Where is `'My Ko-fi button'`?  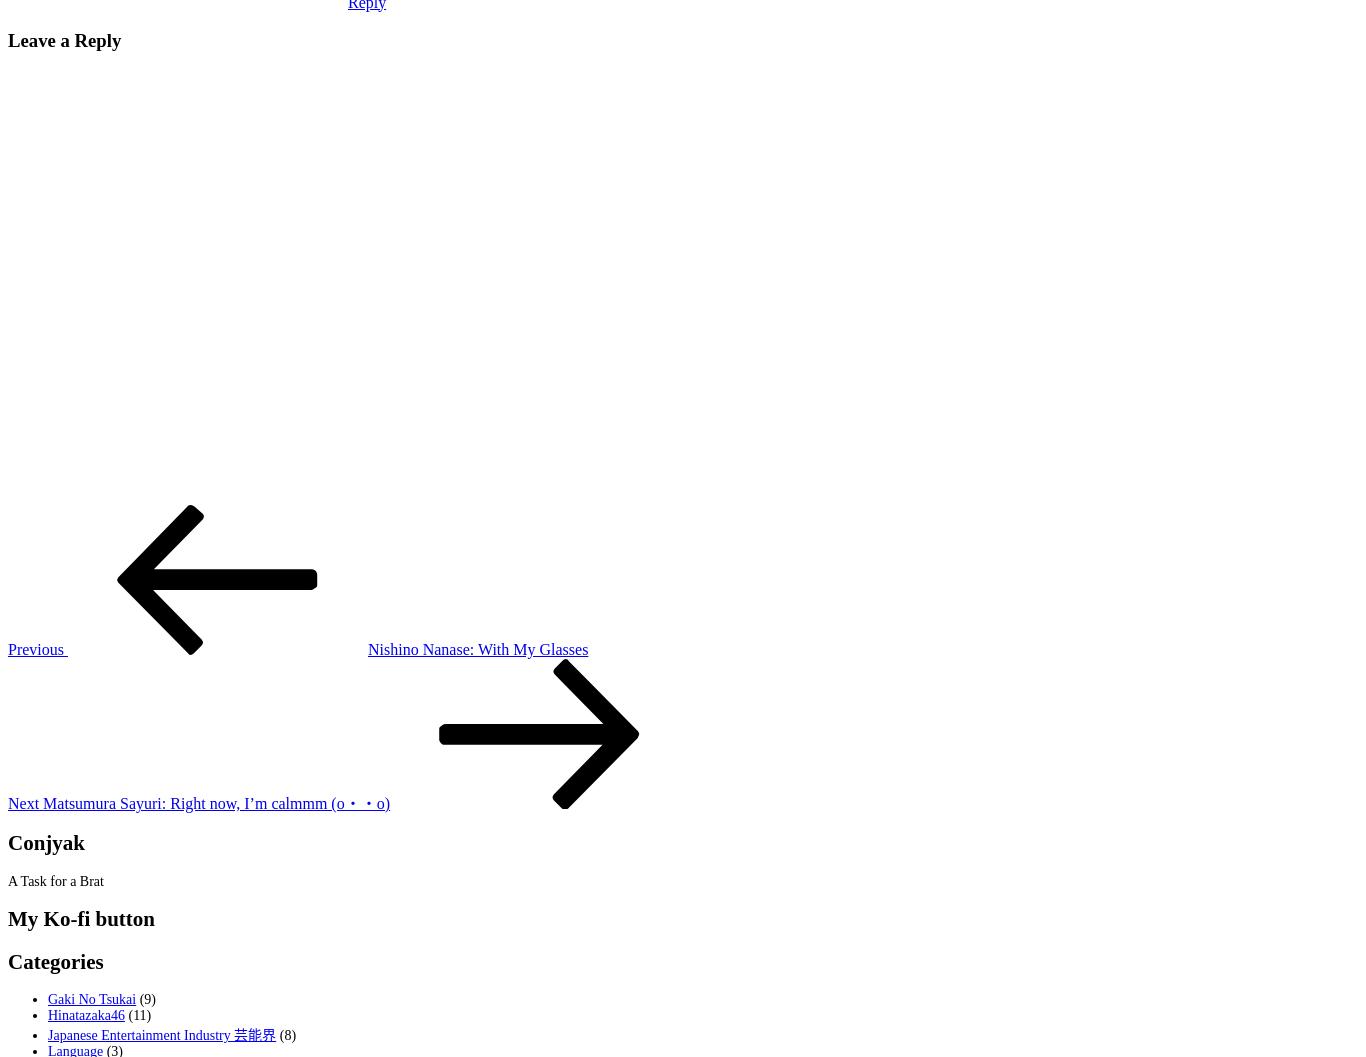 'My Ko-fi button' is located at coordinates (8, 918).